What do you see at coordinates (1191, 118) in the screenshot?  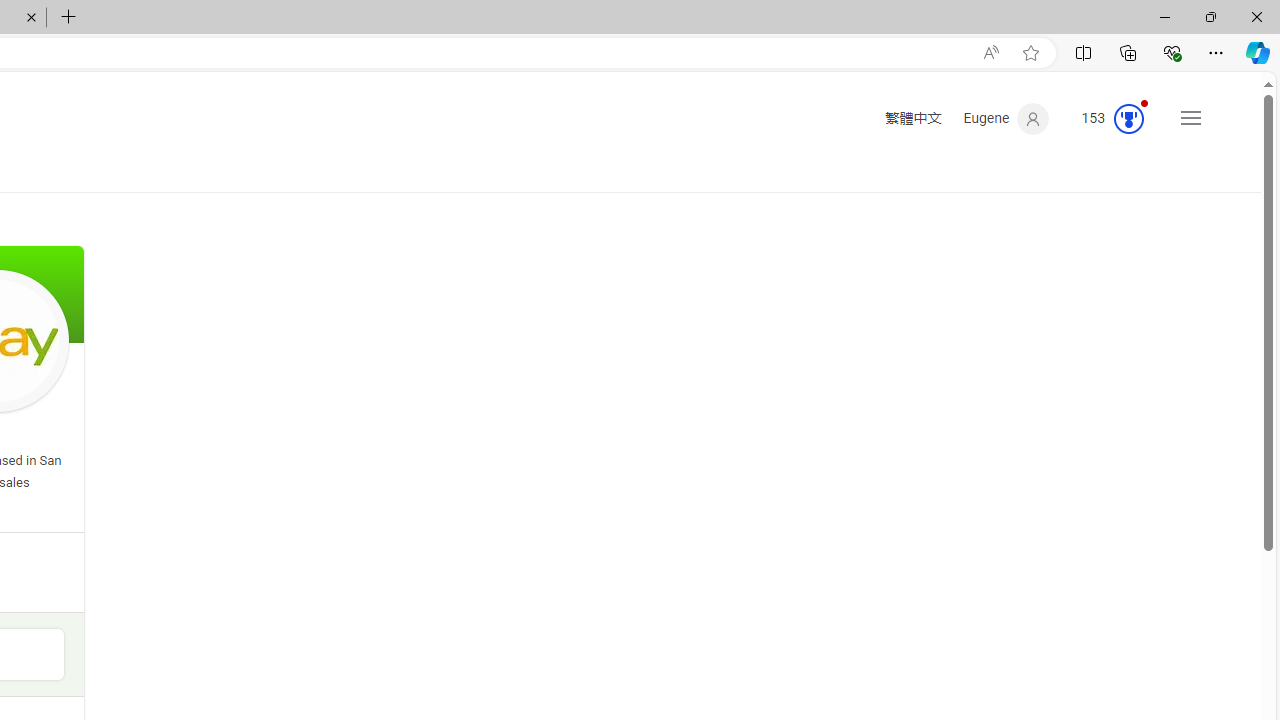 I see `'Settings and quick links'` at bounding box center [1191, 118].